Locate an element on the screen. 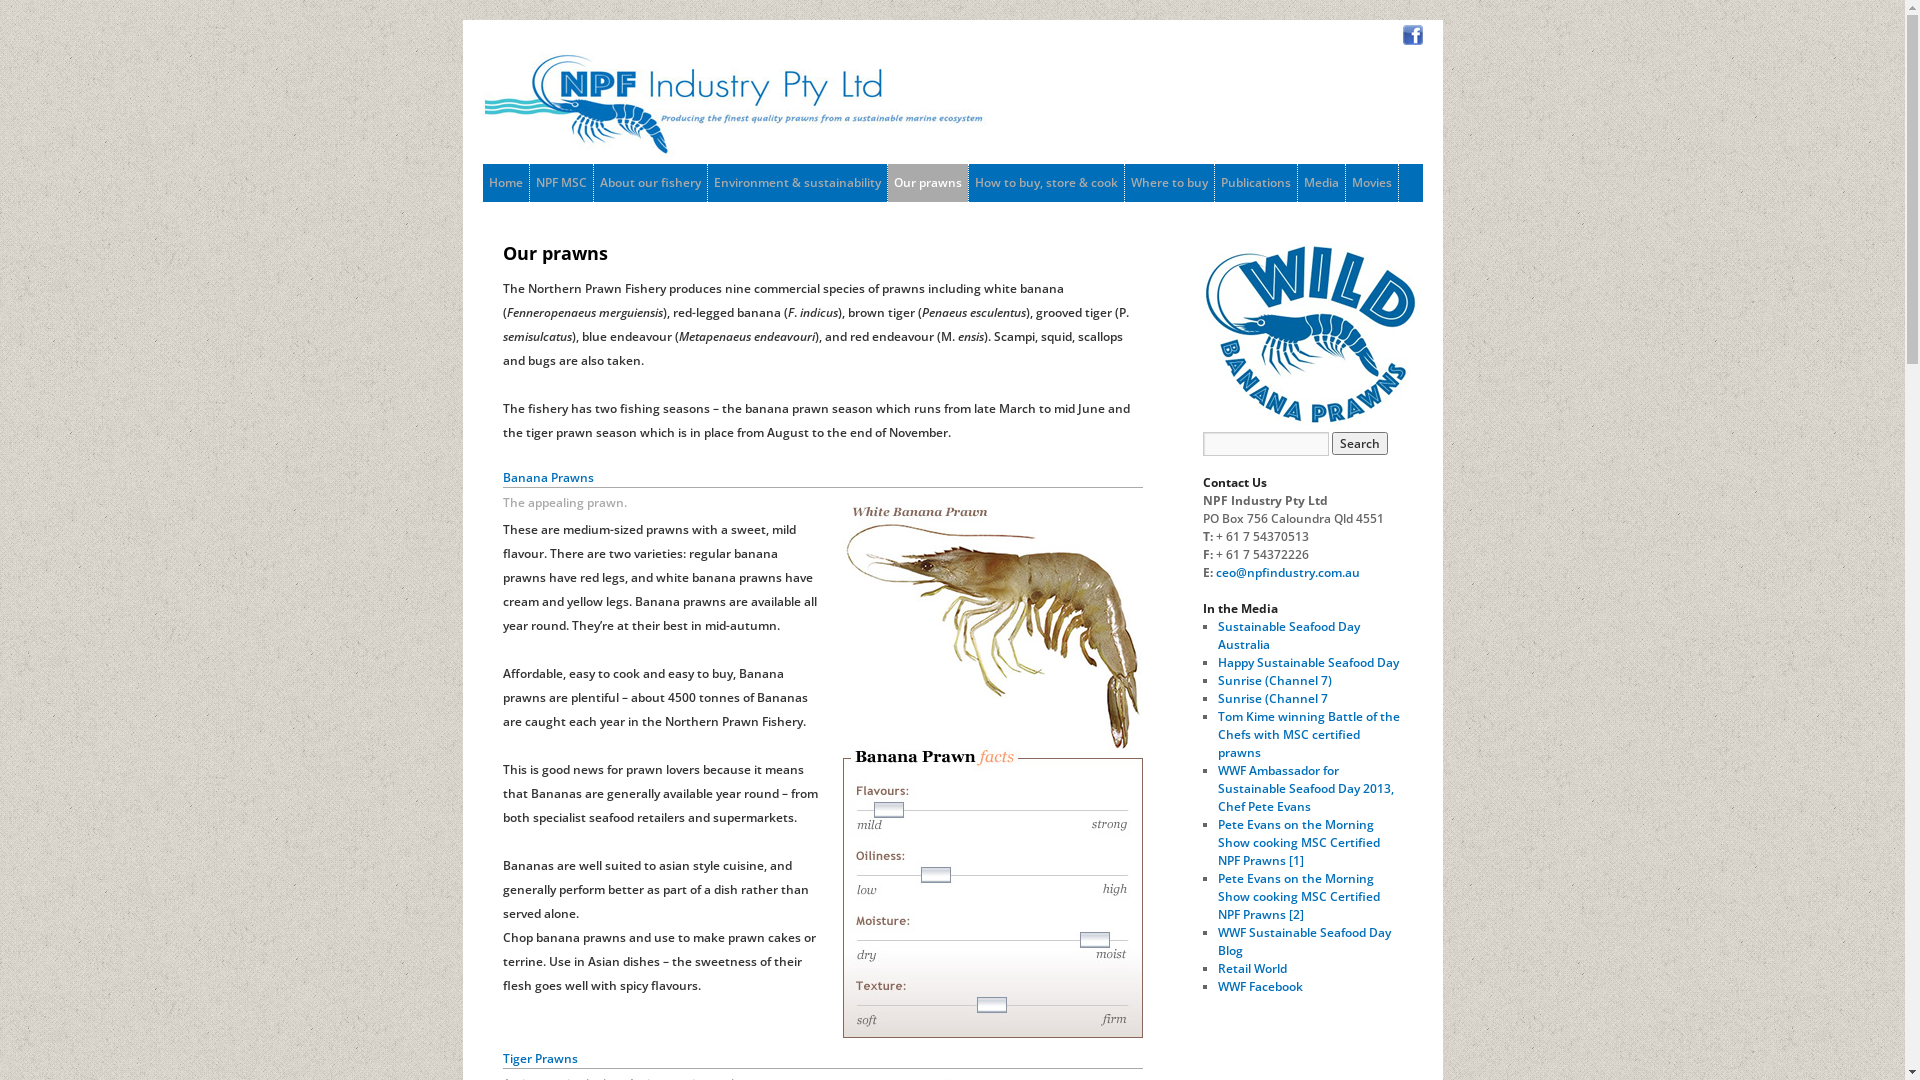 This screenshot has height=1080, width=1920. 'Media' is located at coordinates (1321, 182).